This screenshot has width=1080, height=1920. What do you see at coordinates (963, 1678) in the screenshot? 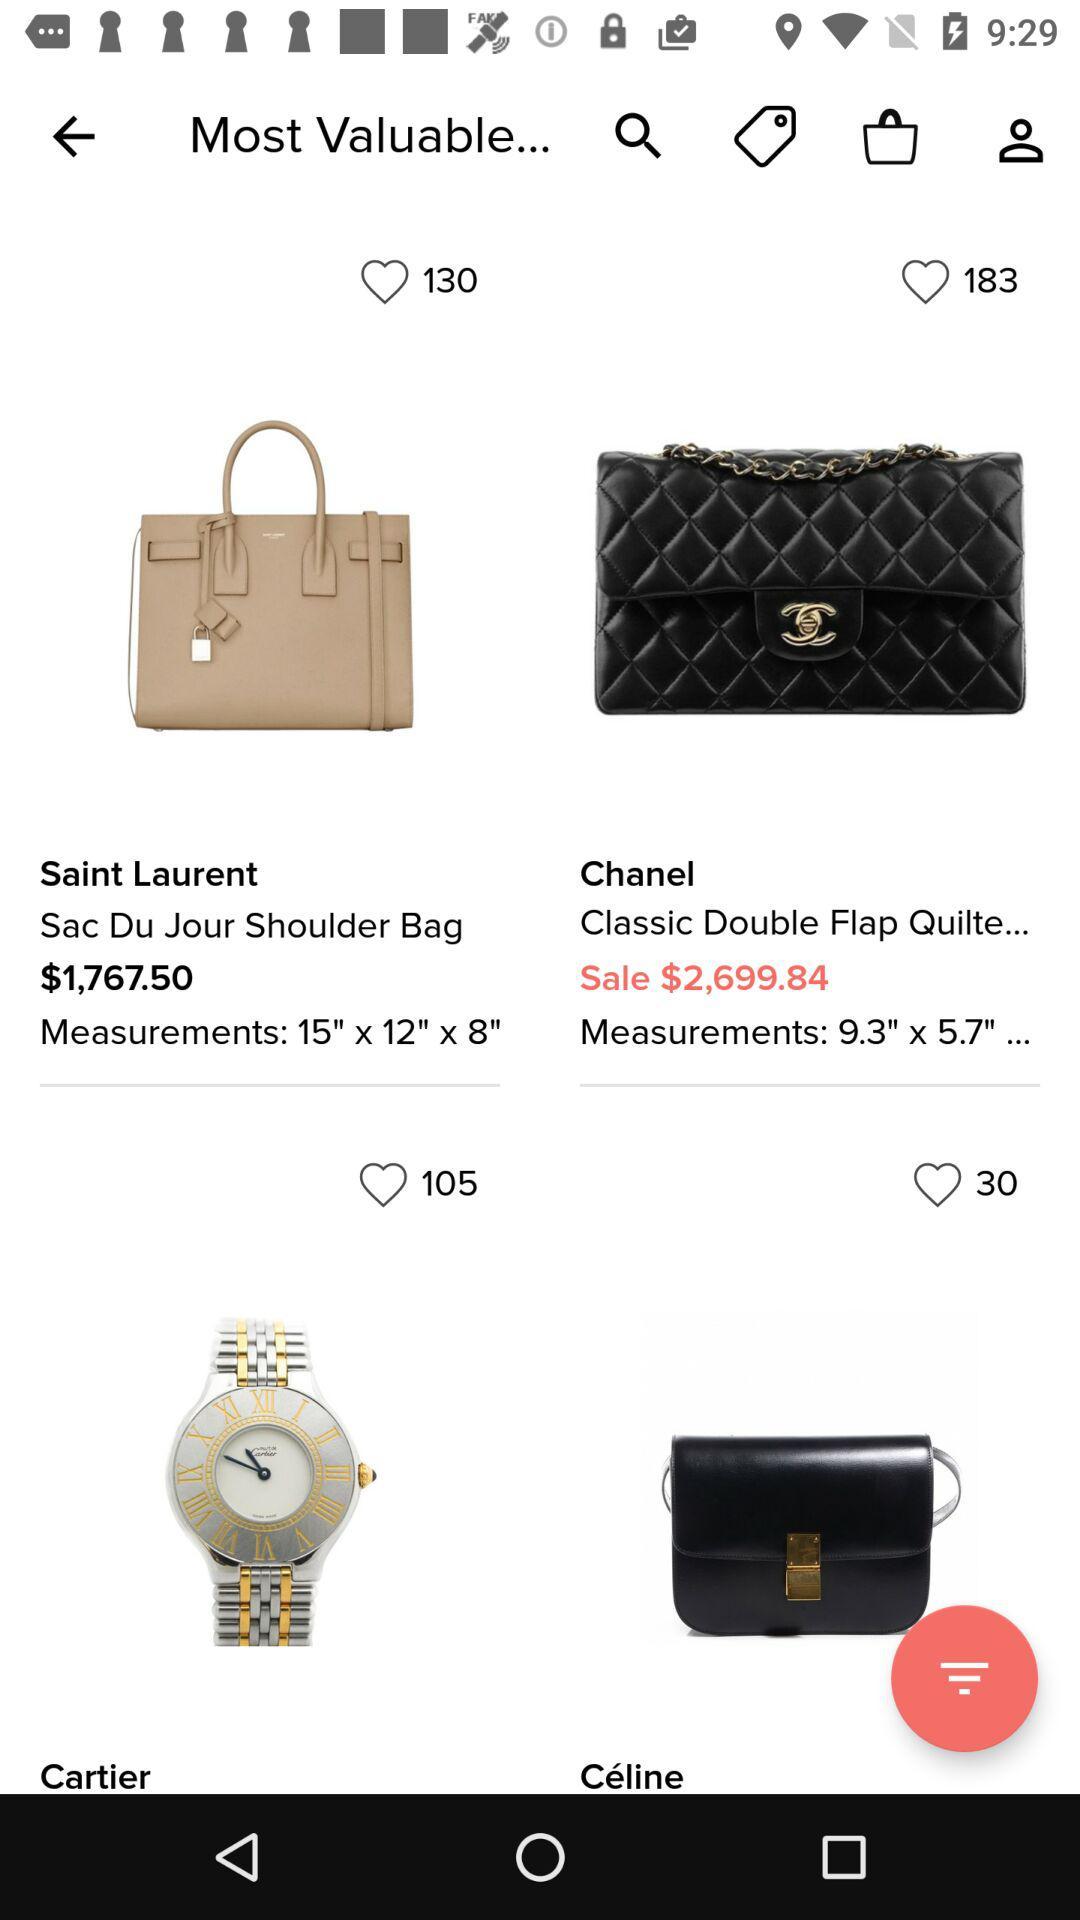
I see `scroll further down the page` at bounding box center [963, 1678].